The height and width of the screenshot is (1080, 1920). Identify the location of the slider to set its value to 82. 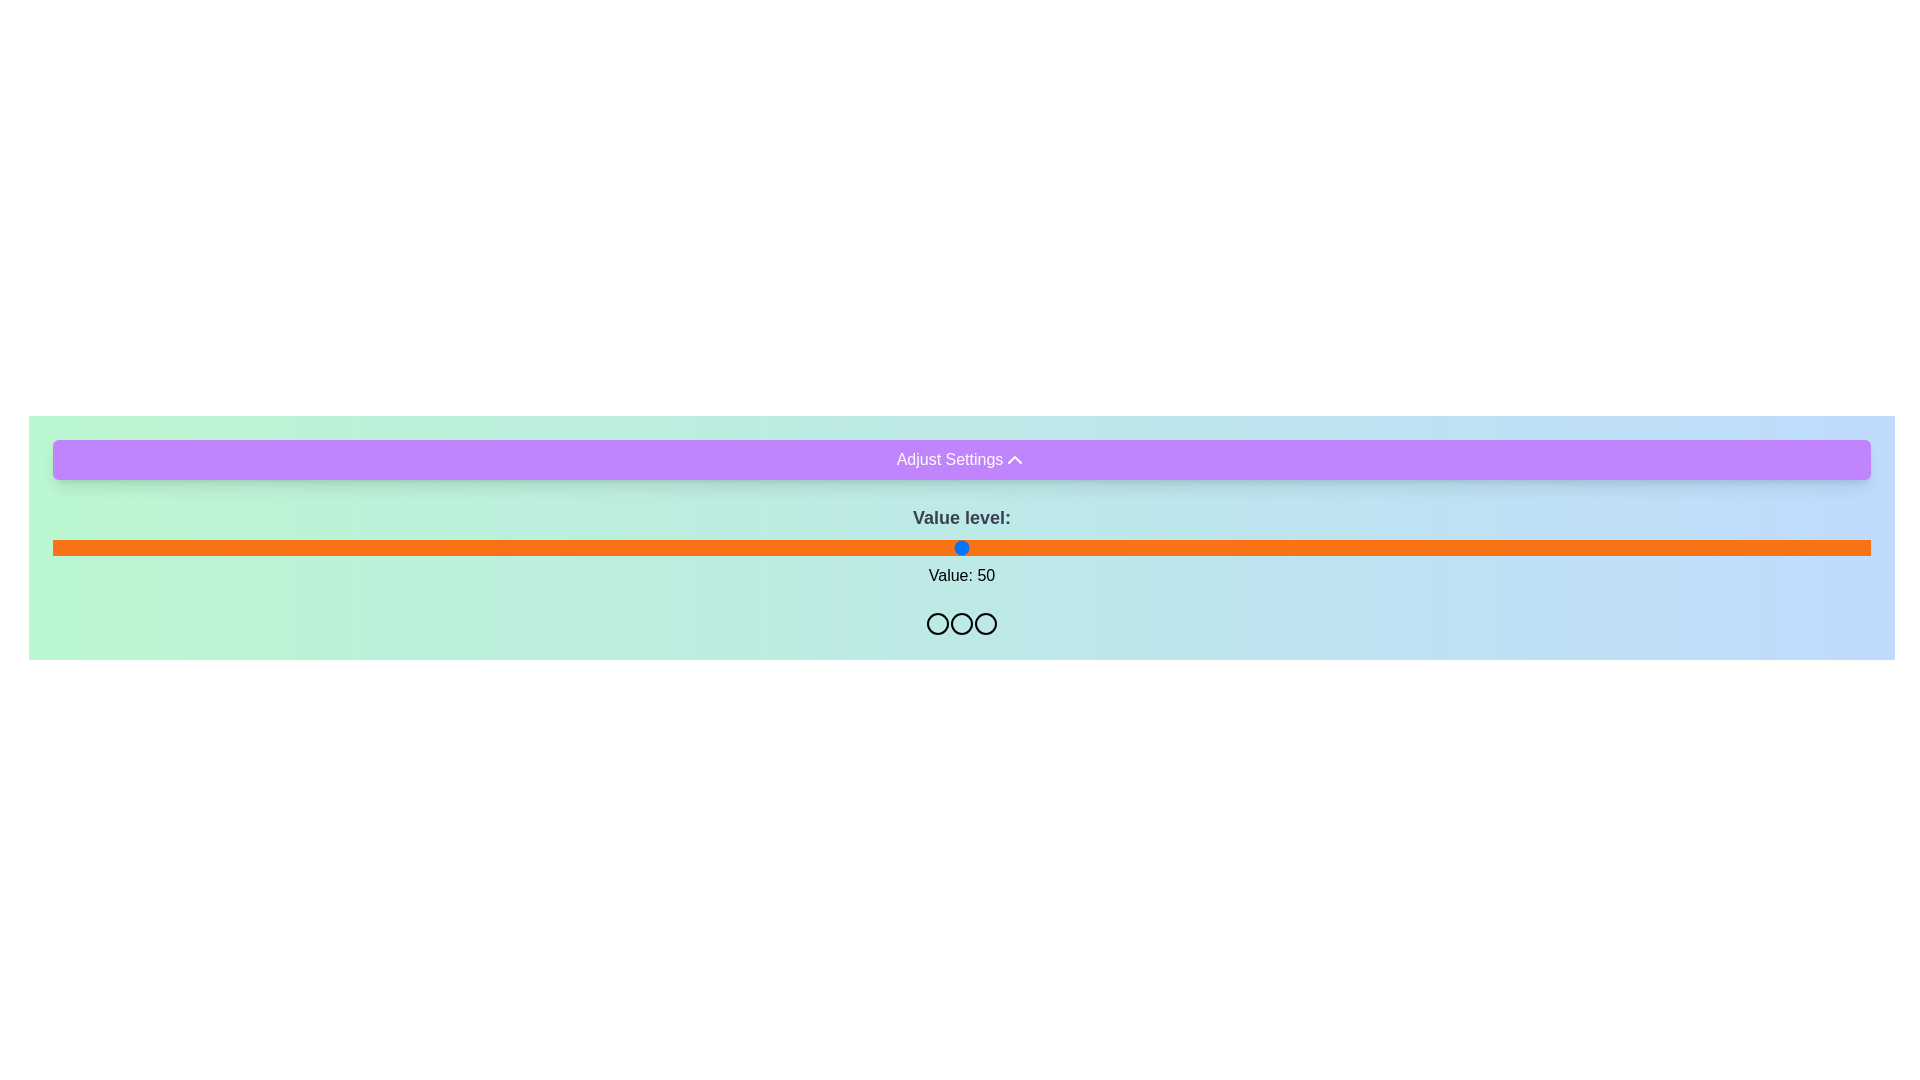
(1542, 547).